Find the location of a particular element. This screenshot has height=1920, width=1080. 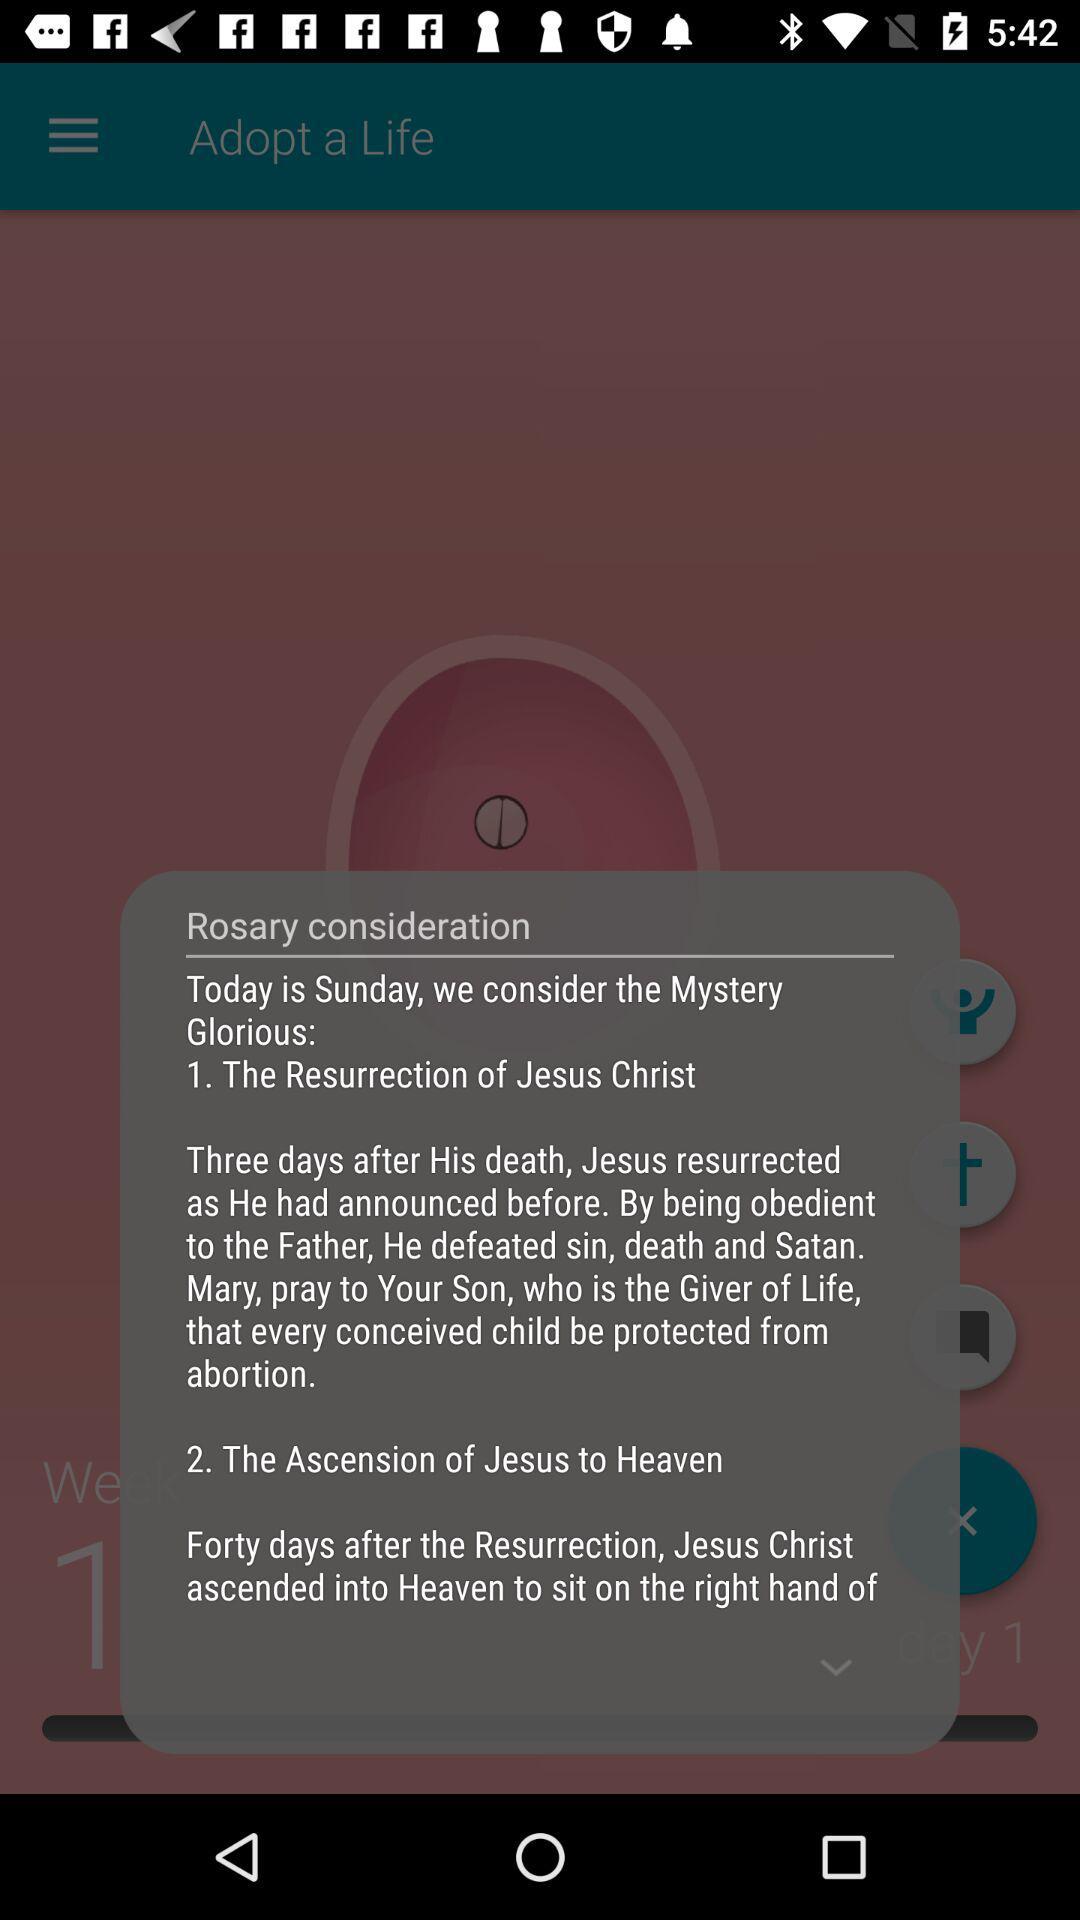

item at the bottom right corner is located at coordinates (836, 1667).